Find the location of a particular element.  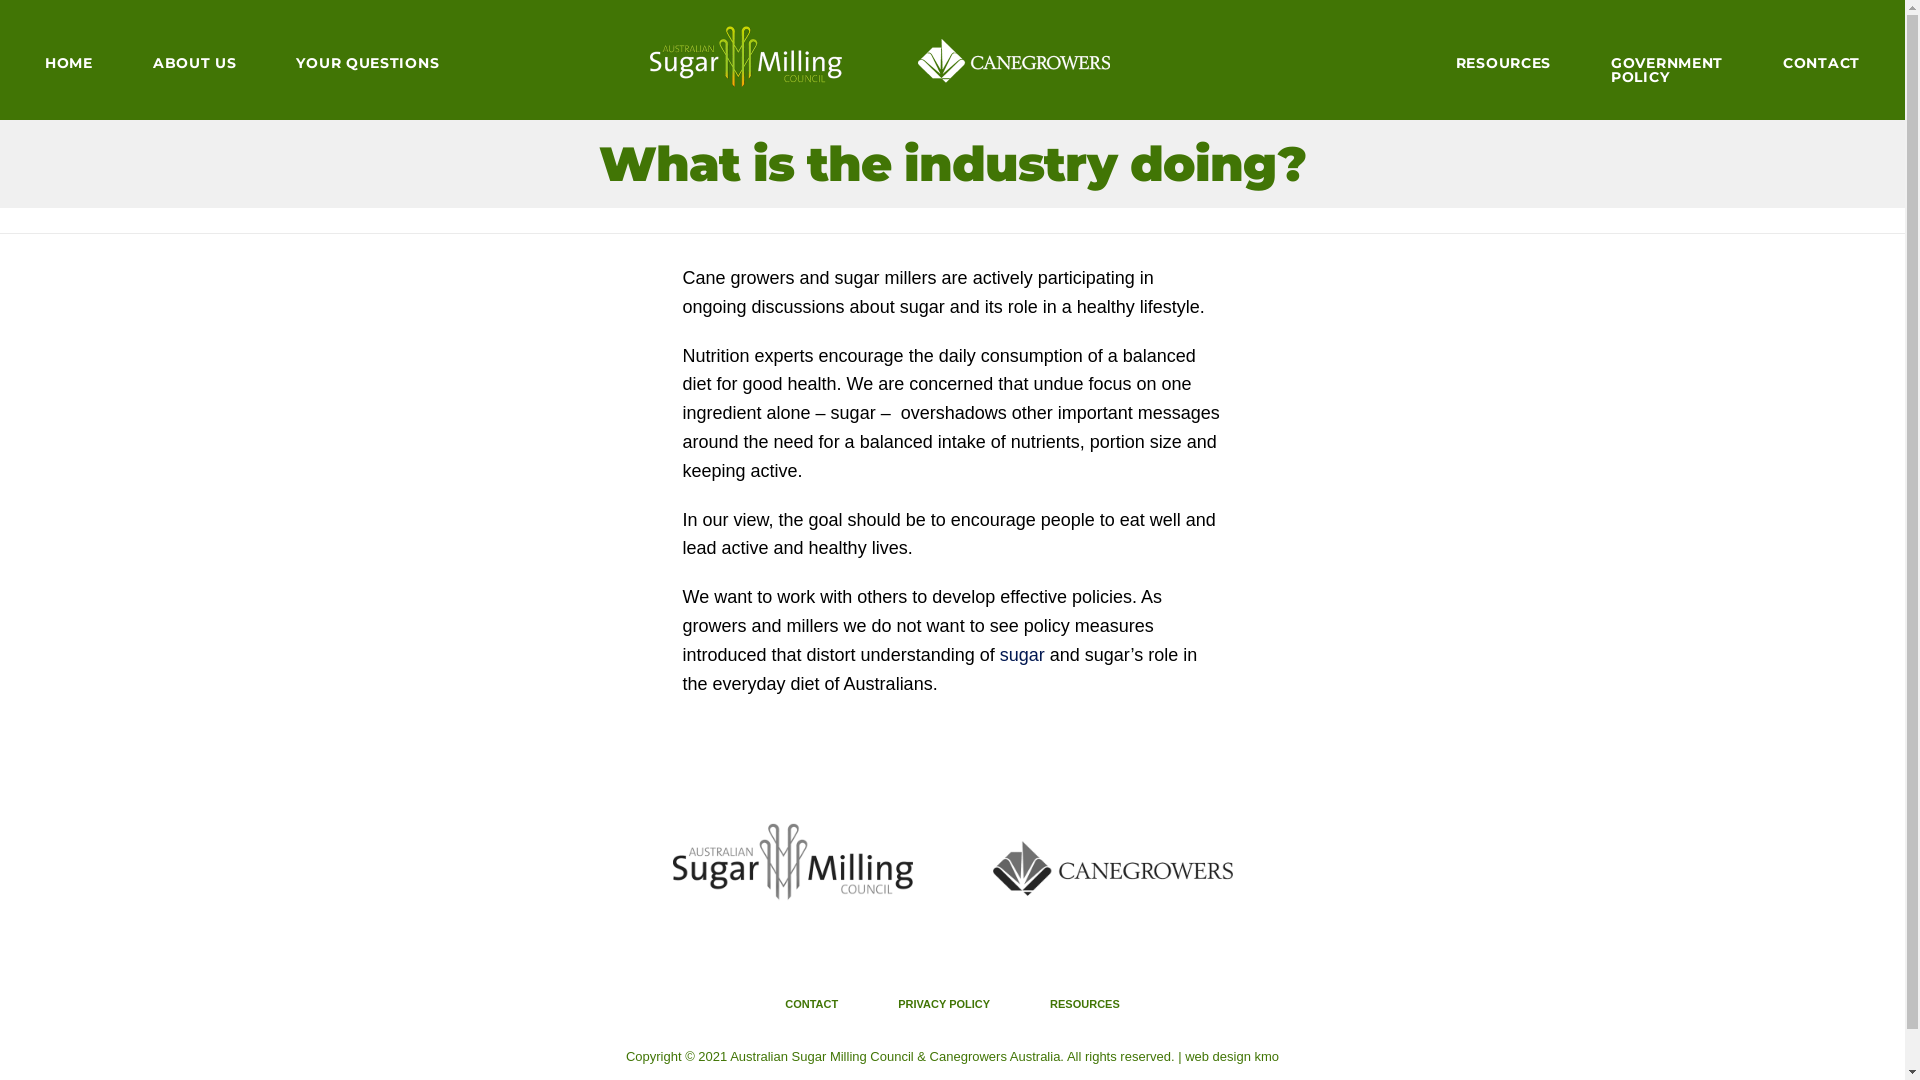

'ABOUT US' is located at coordinates (195, 59).